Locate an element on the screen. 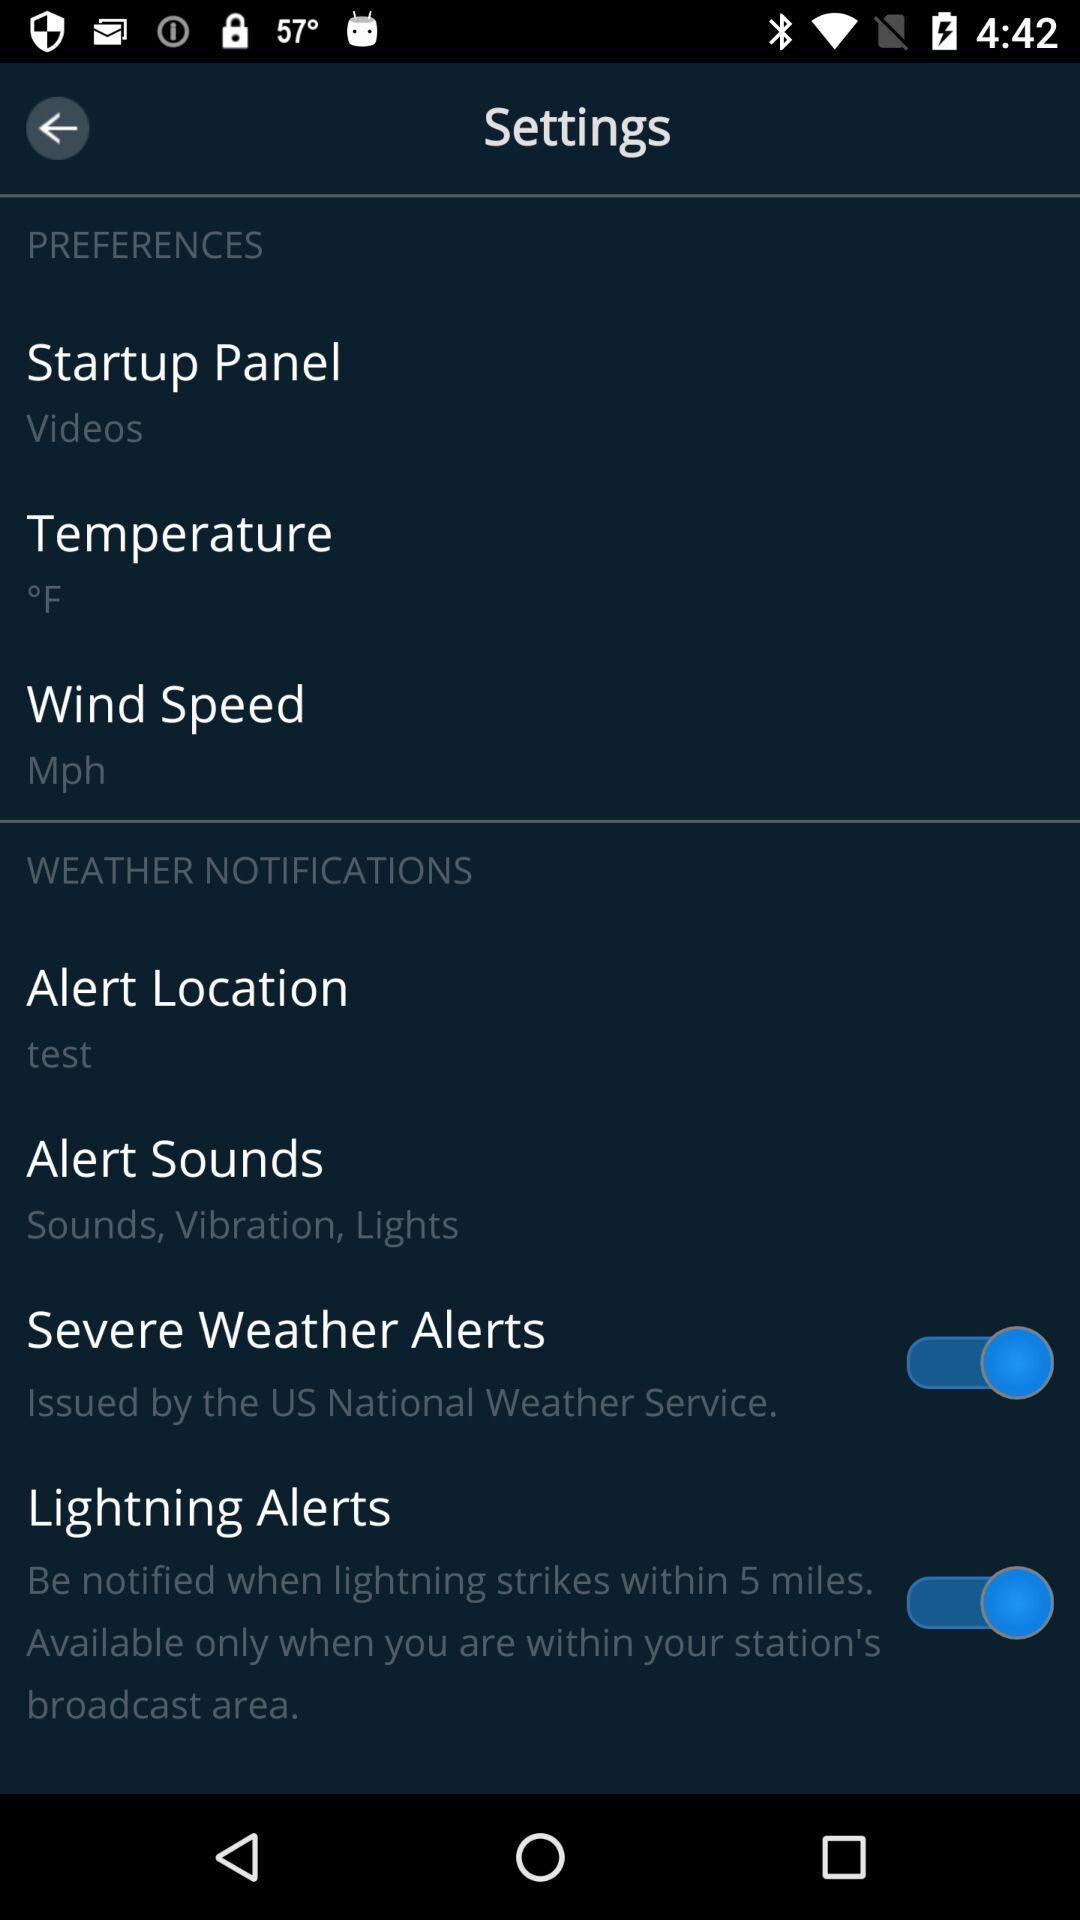 This screenshot has width=1080, height=1920. the arrow_backward icon is located at coordinates (56, 127).